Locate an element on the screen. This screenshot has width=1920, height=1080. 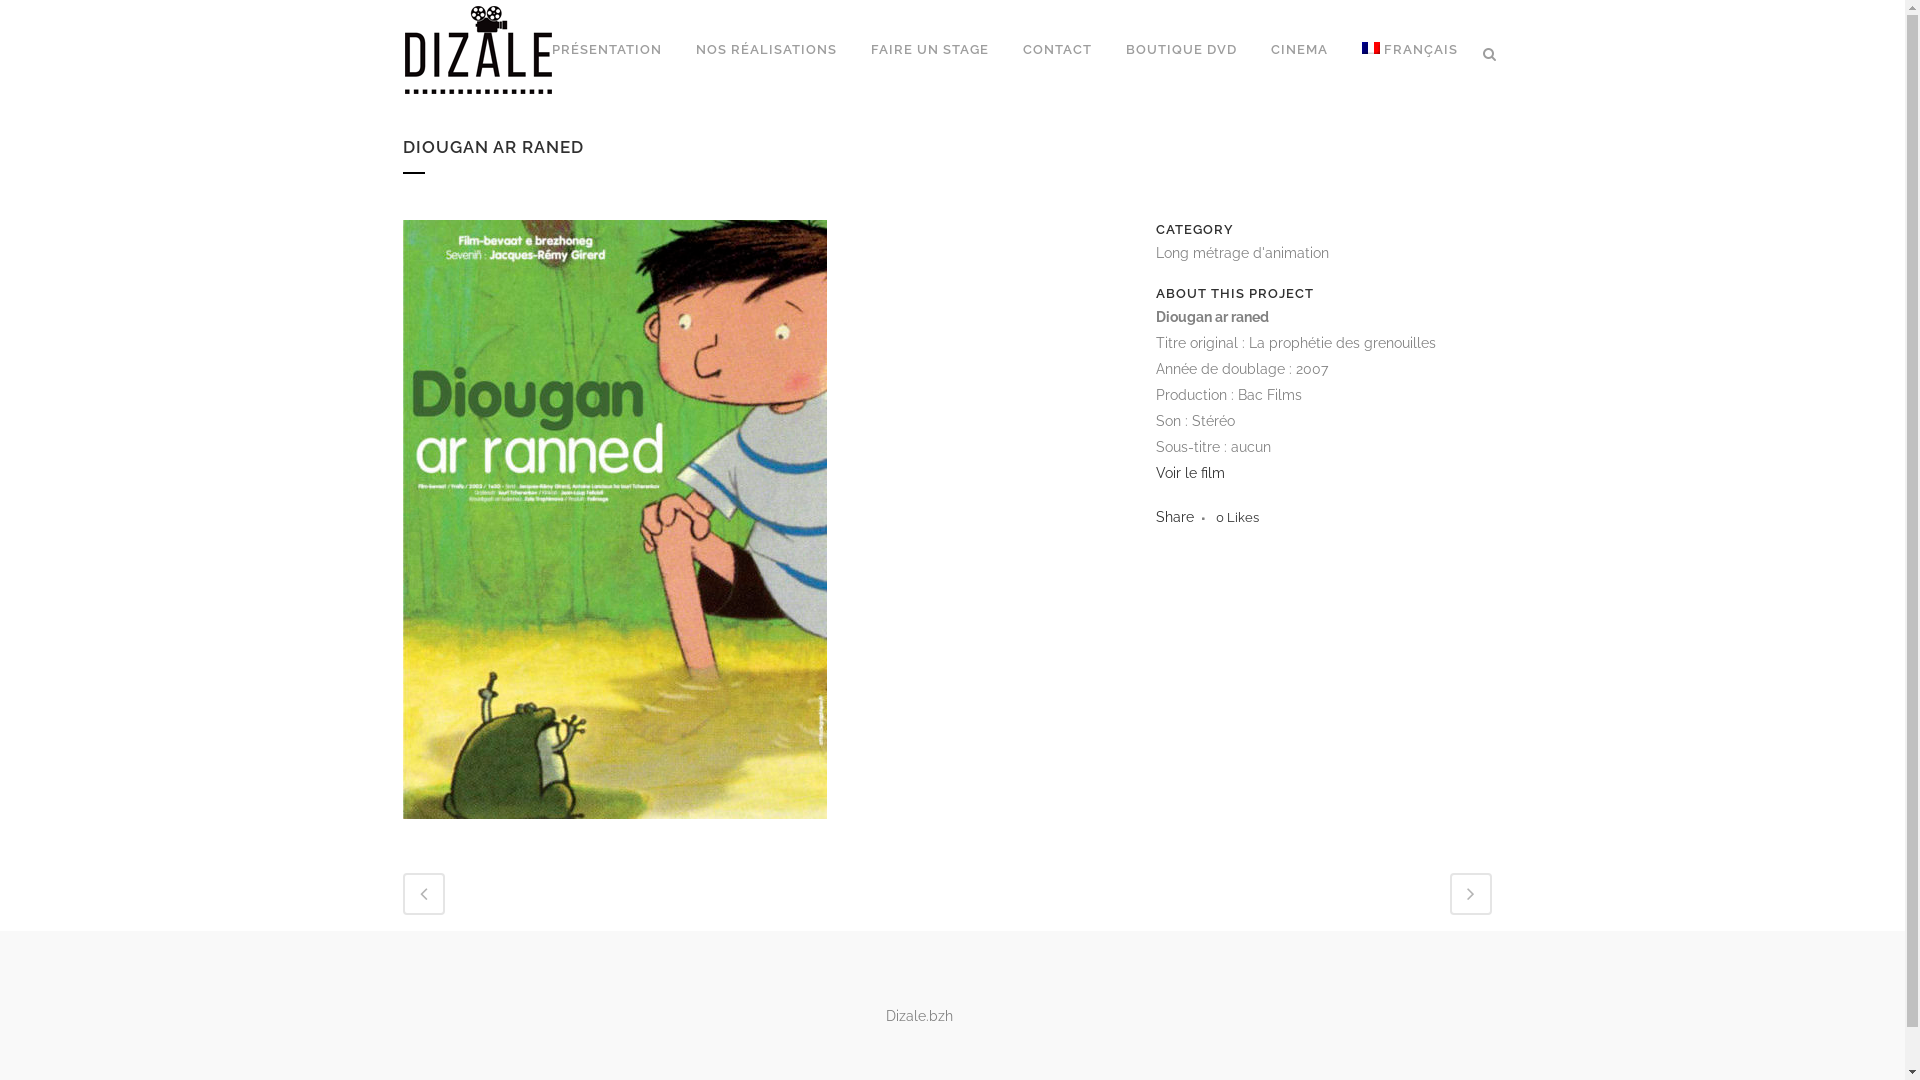
'Share' is located at coordinates (1175, 515).